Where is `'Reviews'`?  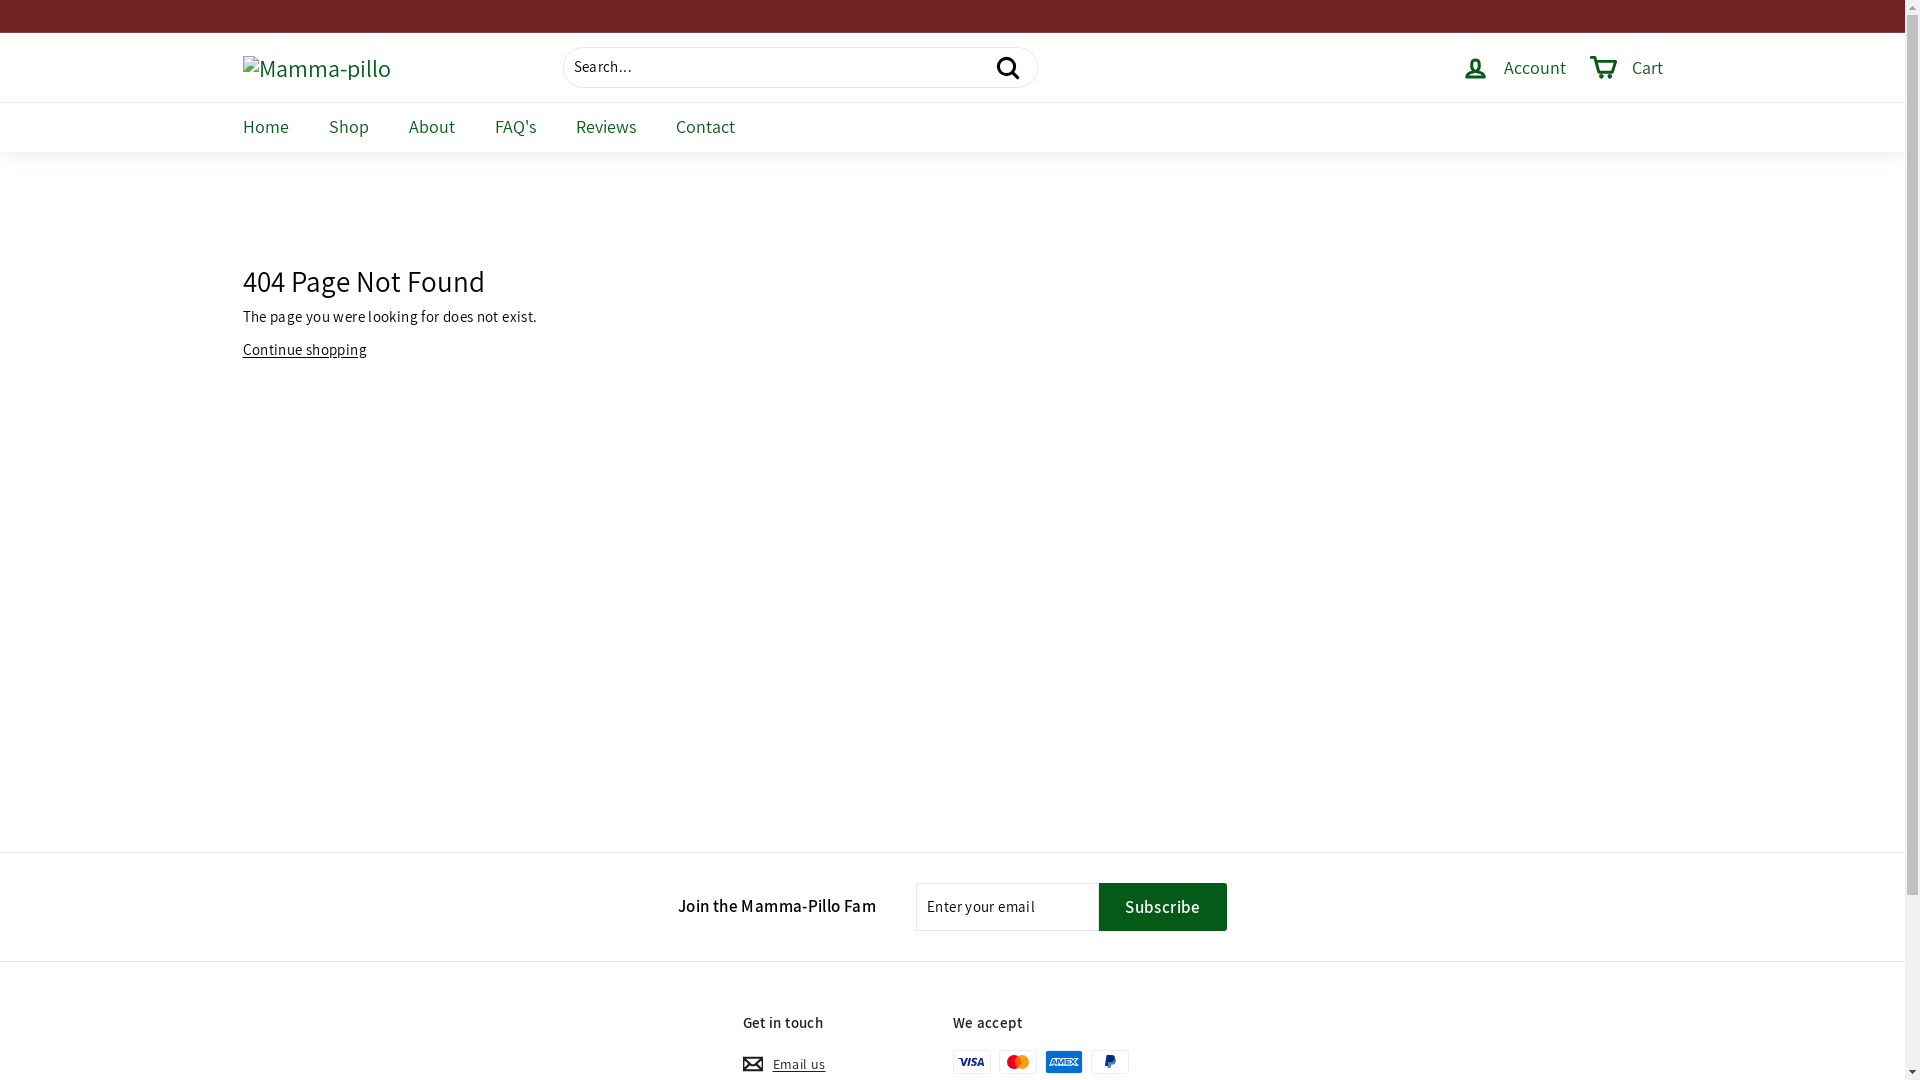 'Reviews' is located at coordinates (604, 127).